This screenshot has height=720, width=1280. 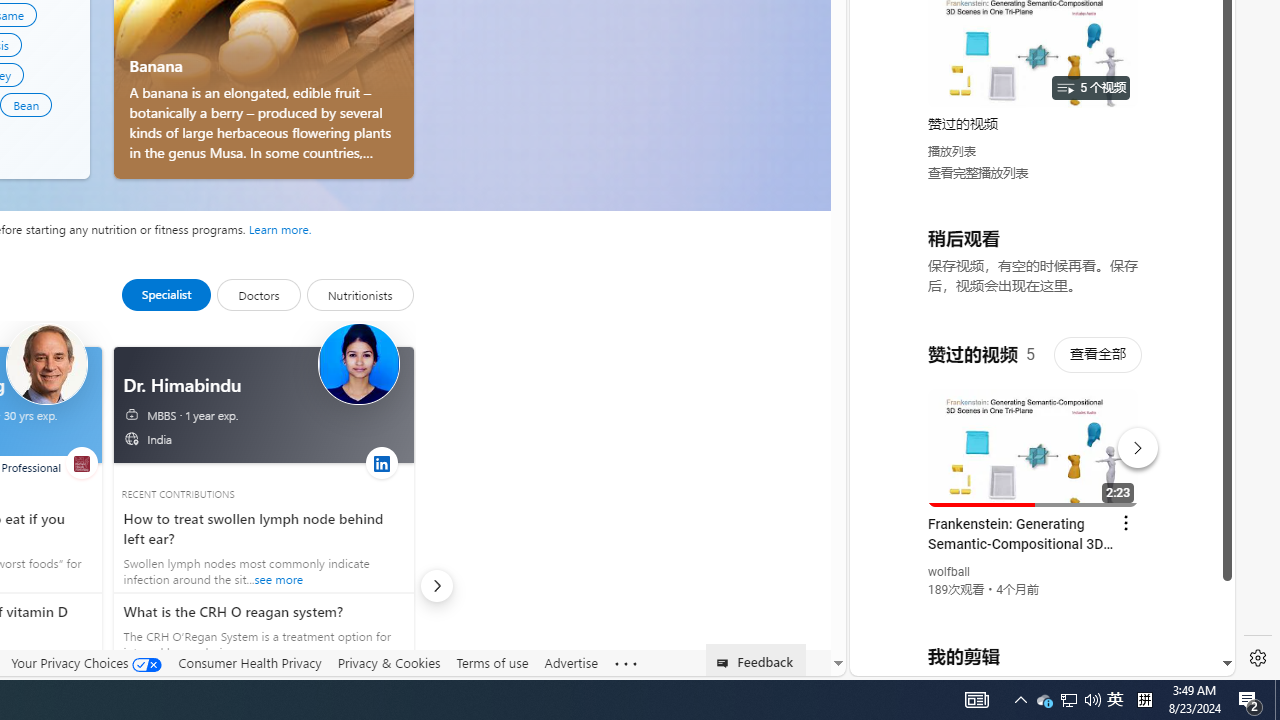 I want to click on 'Global web icon', so click(x=887, y=431).